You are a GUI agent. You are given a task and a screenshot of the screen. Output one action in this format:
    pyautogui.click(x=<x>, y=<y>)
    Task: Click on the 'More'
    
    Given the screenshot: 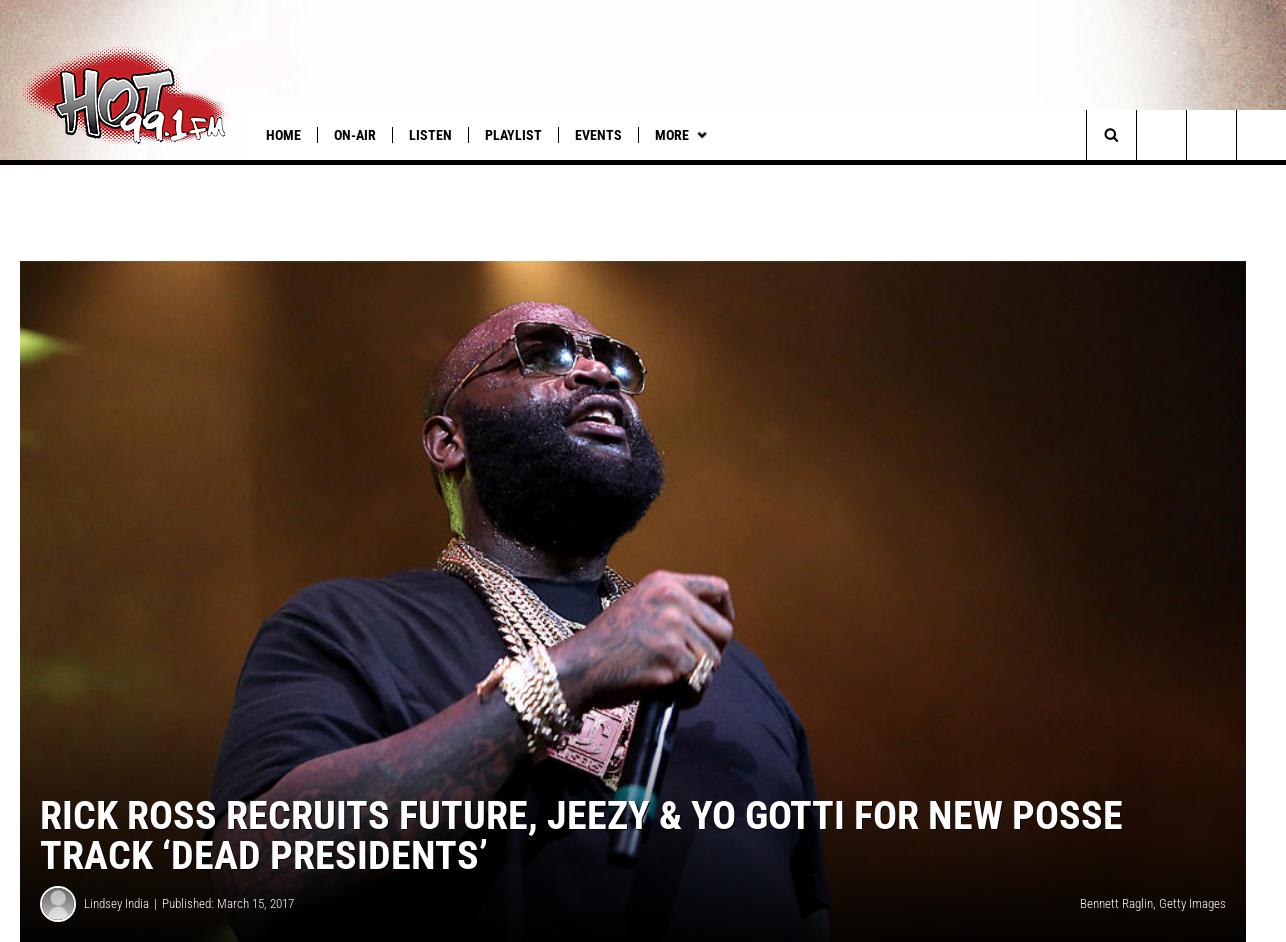 What is the action you would take?
    pyautogui.click(x=672, y=134)
    